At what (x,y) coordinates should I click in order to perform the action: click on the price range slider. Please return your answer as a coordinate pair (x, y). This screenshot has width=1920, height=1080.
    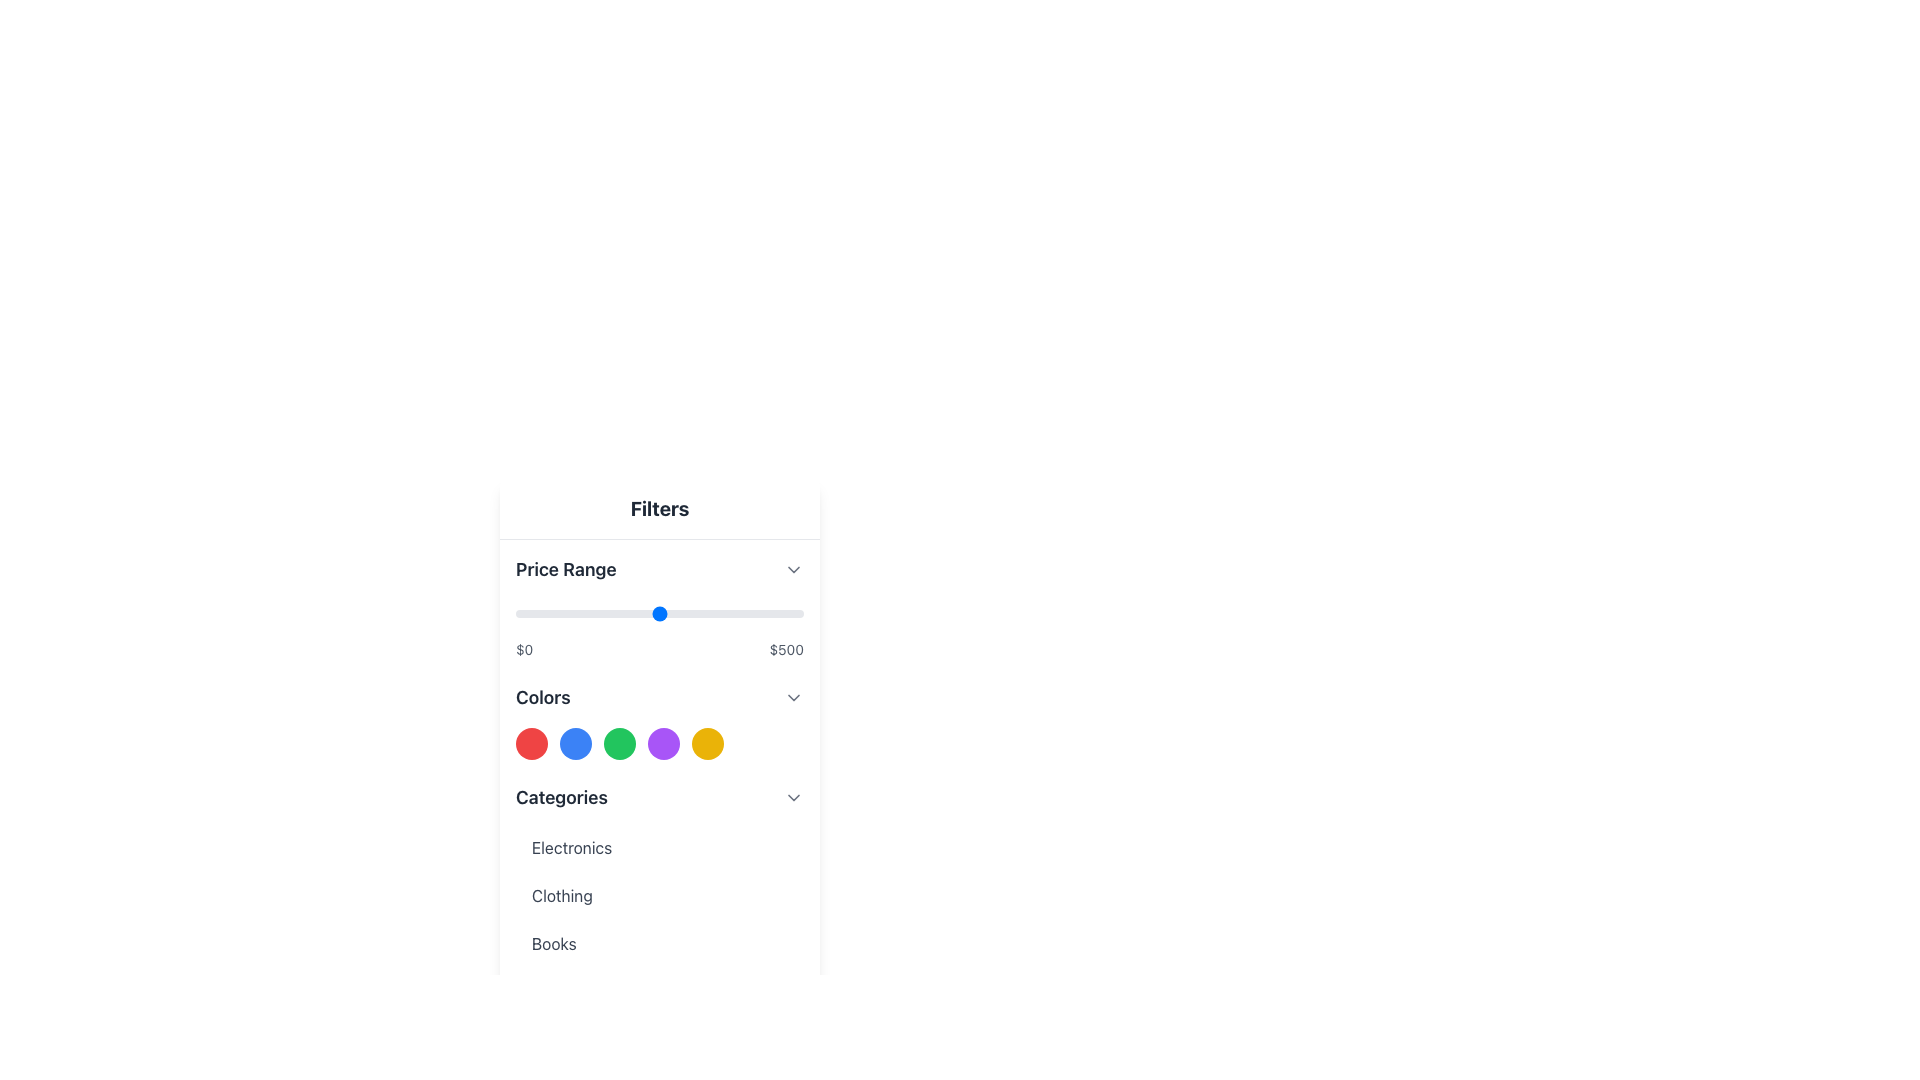
    Looking at the image, I should click on (574, 612).